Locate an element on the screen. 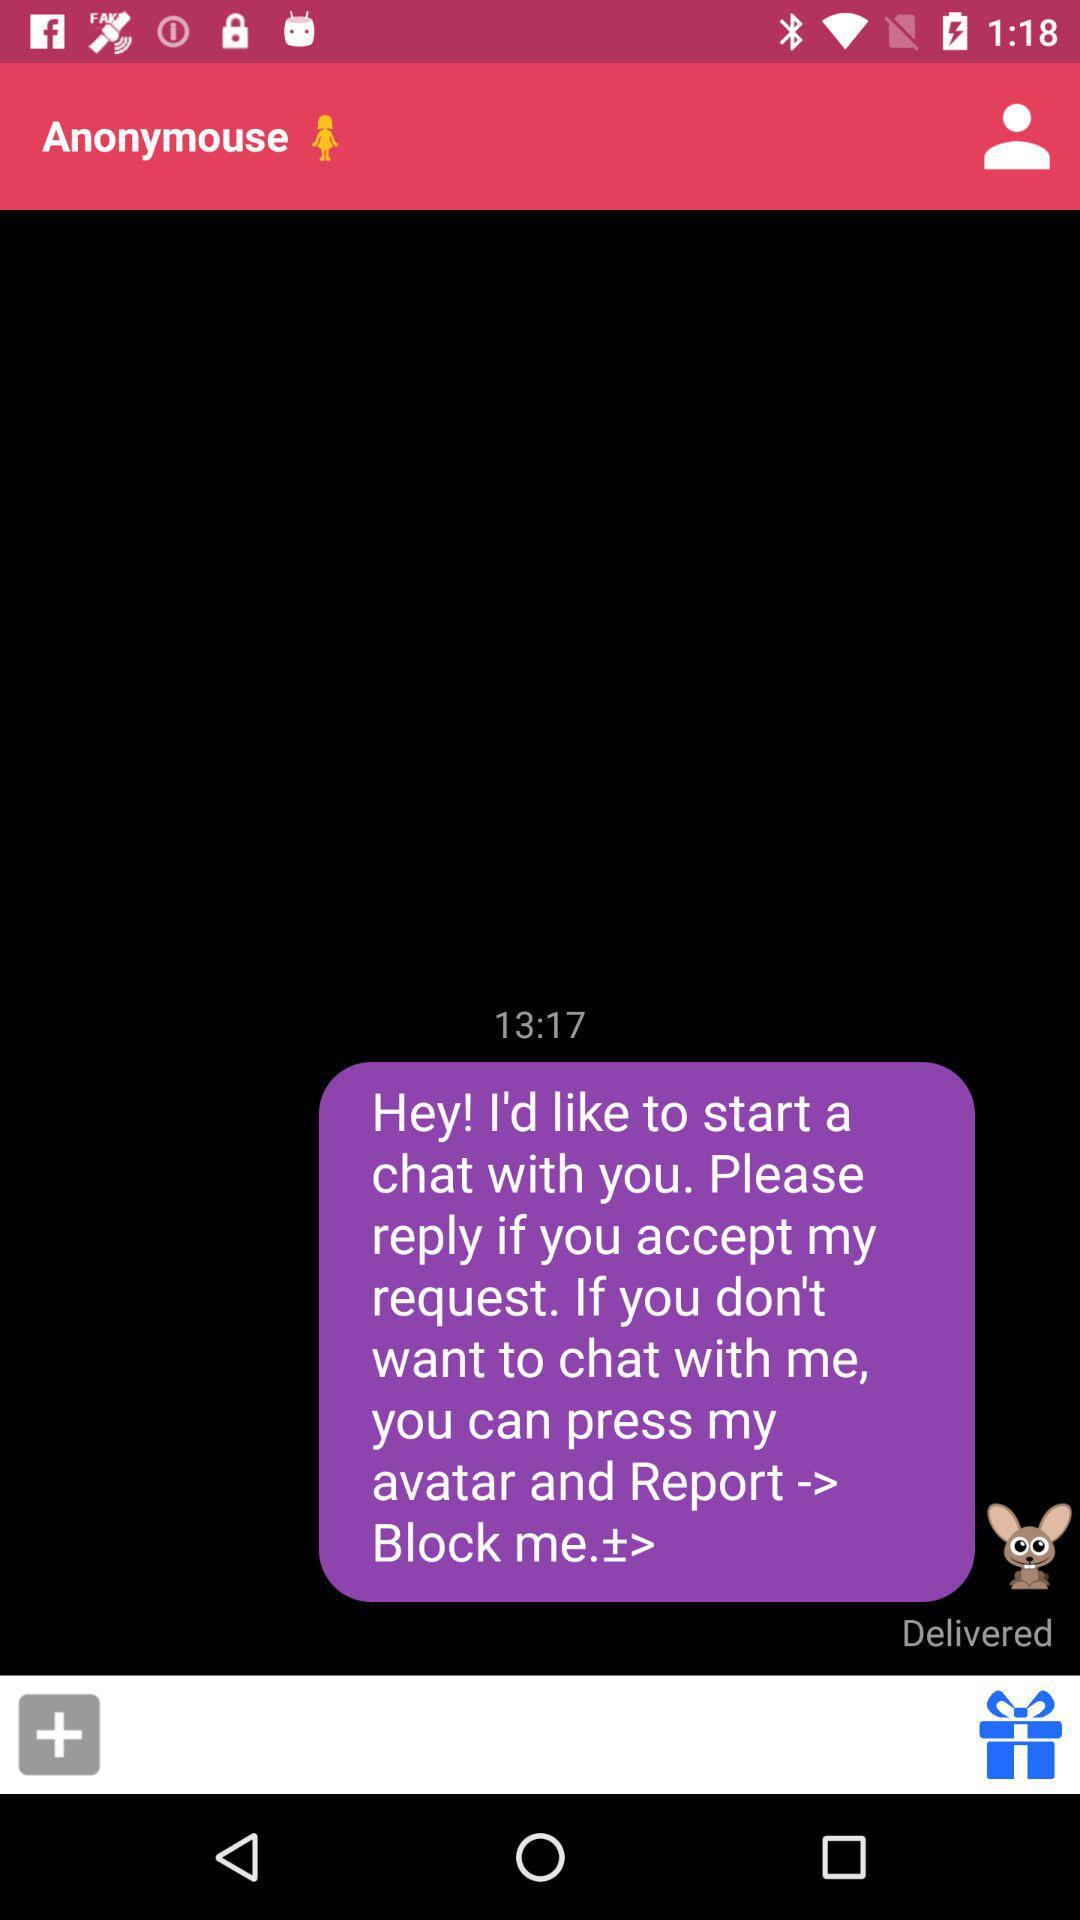 The width and height of the screenshot is (1080, 1920). item at the top right corner is located at coordinates (1017, 135).